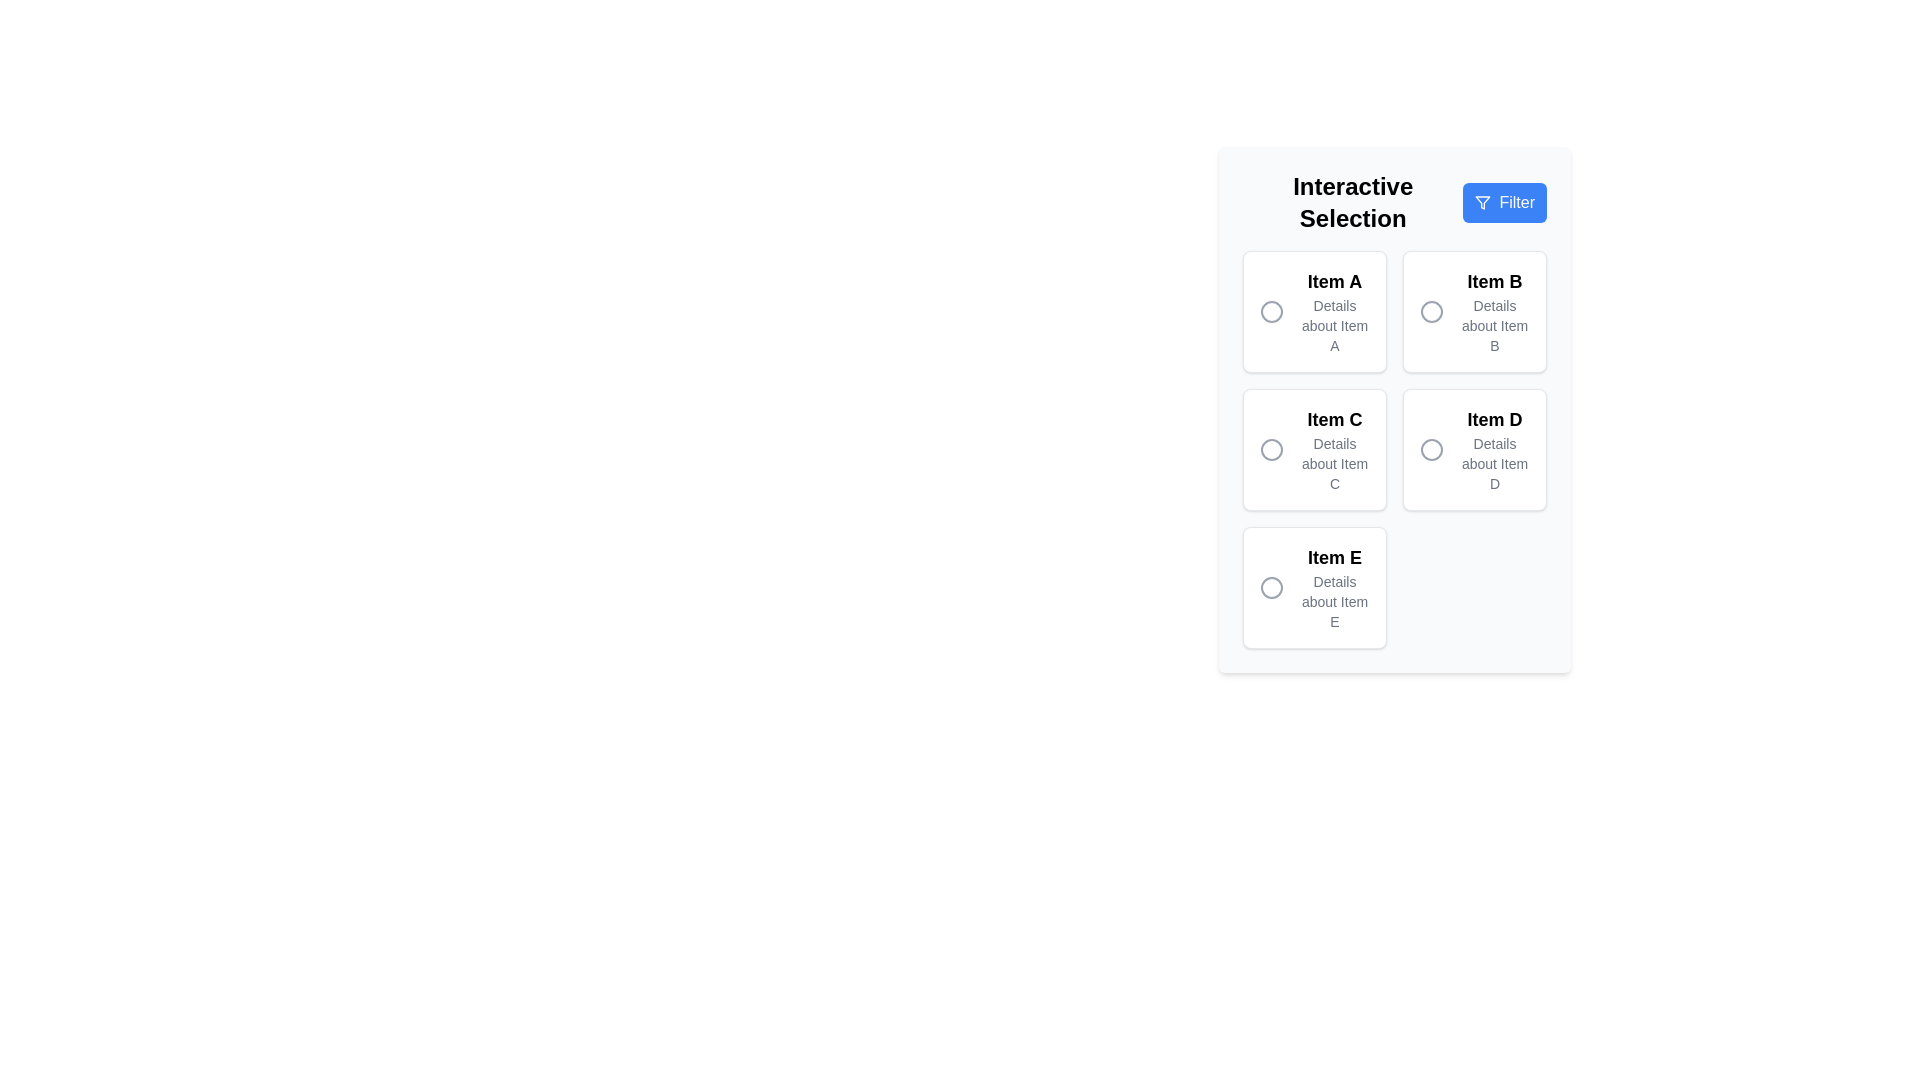  What do you see at coordinates (1315, 586) in the screenshot?
I see `the radio button card for 'Item E'` at bounding box center [1315, 586].